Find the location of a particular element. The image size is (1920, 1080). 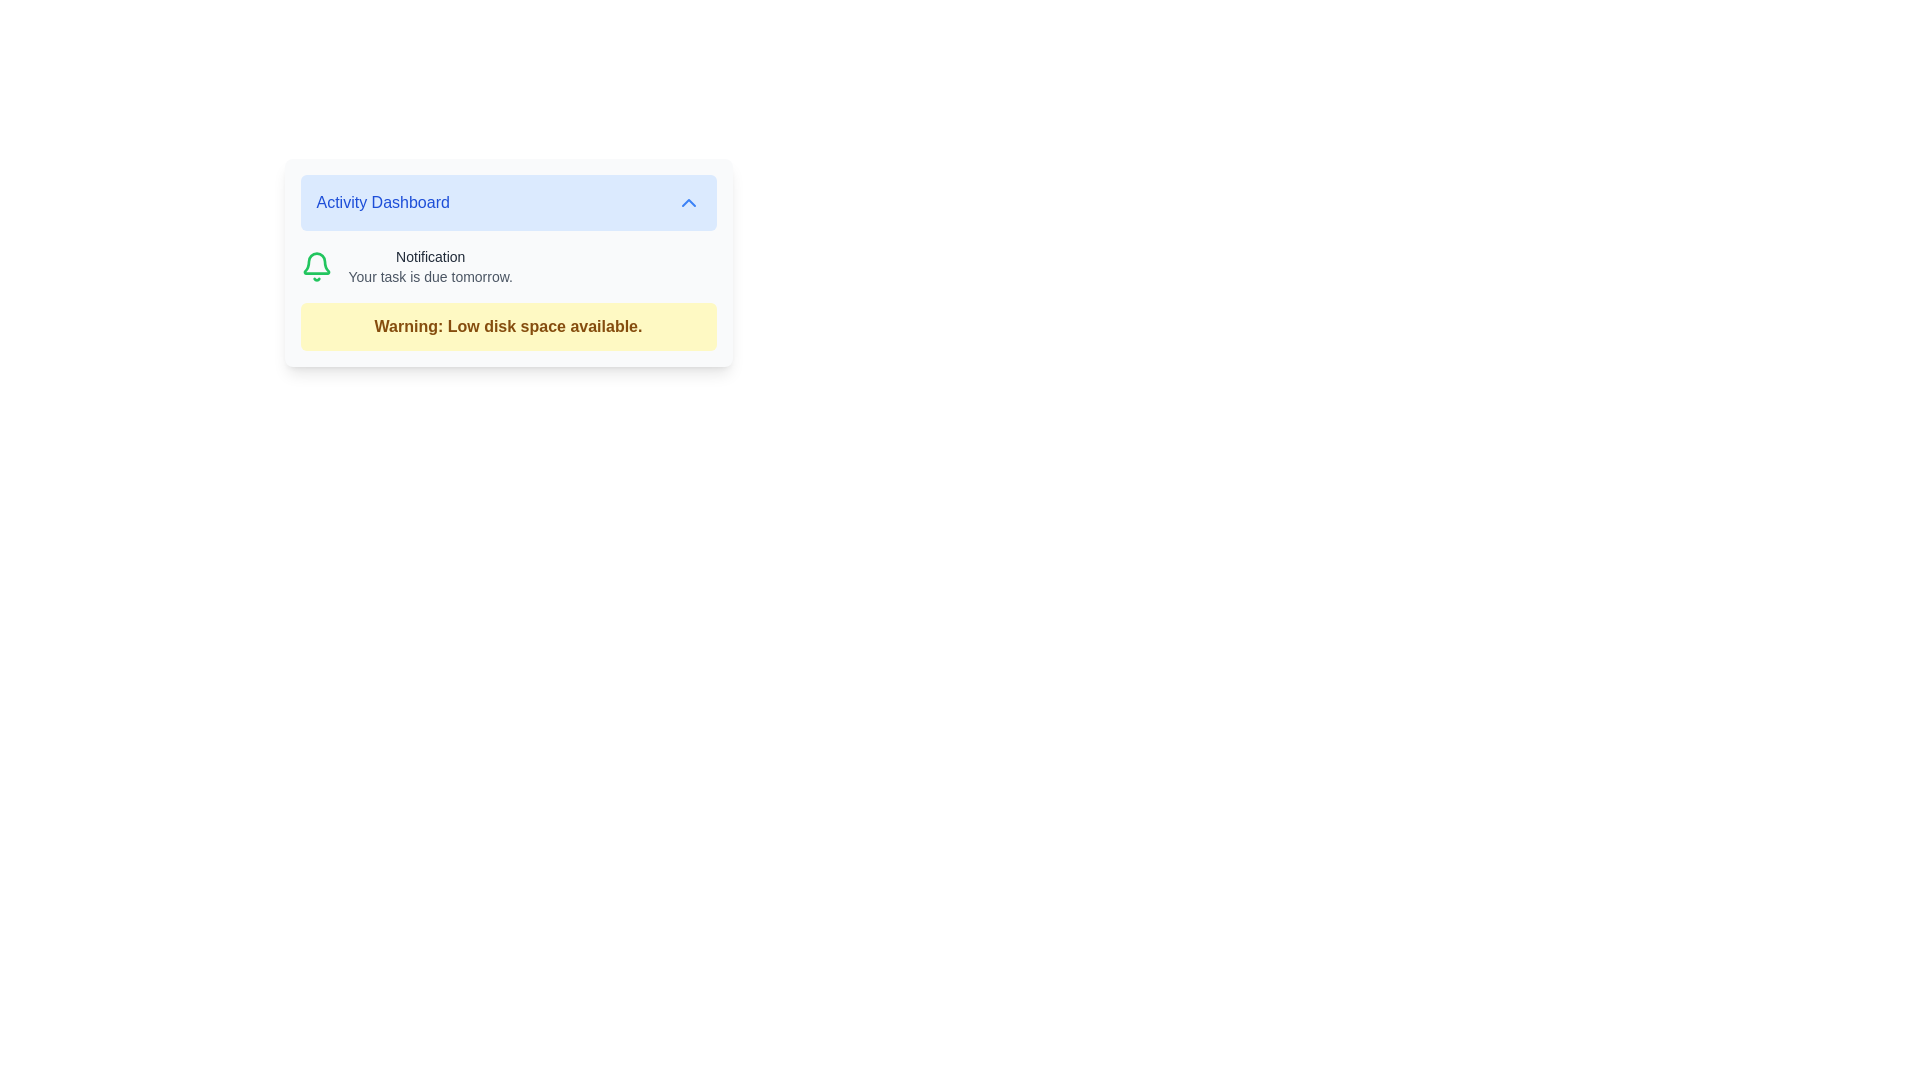

the text message 'Warning: Low disk space available.' displayed in bold yellow font within the yellow notification section of the 'Activity Dashboard' widget is located at coordinates (508, 326).